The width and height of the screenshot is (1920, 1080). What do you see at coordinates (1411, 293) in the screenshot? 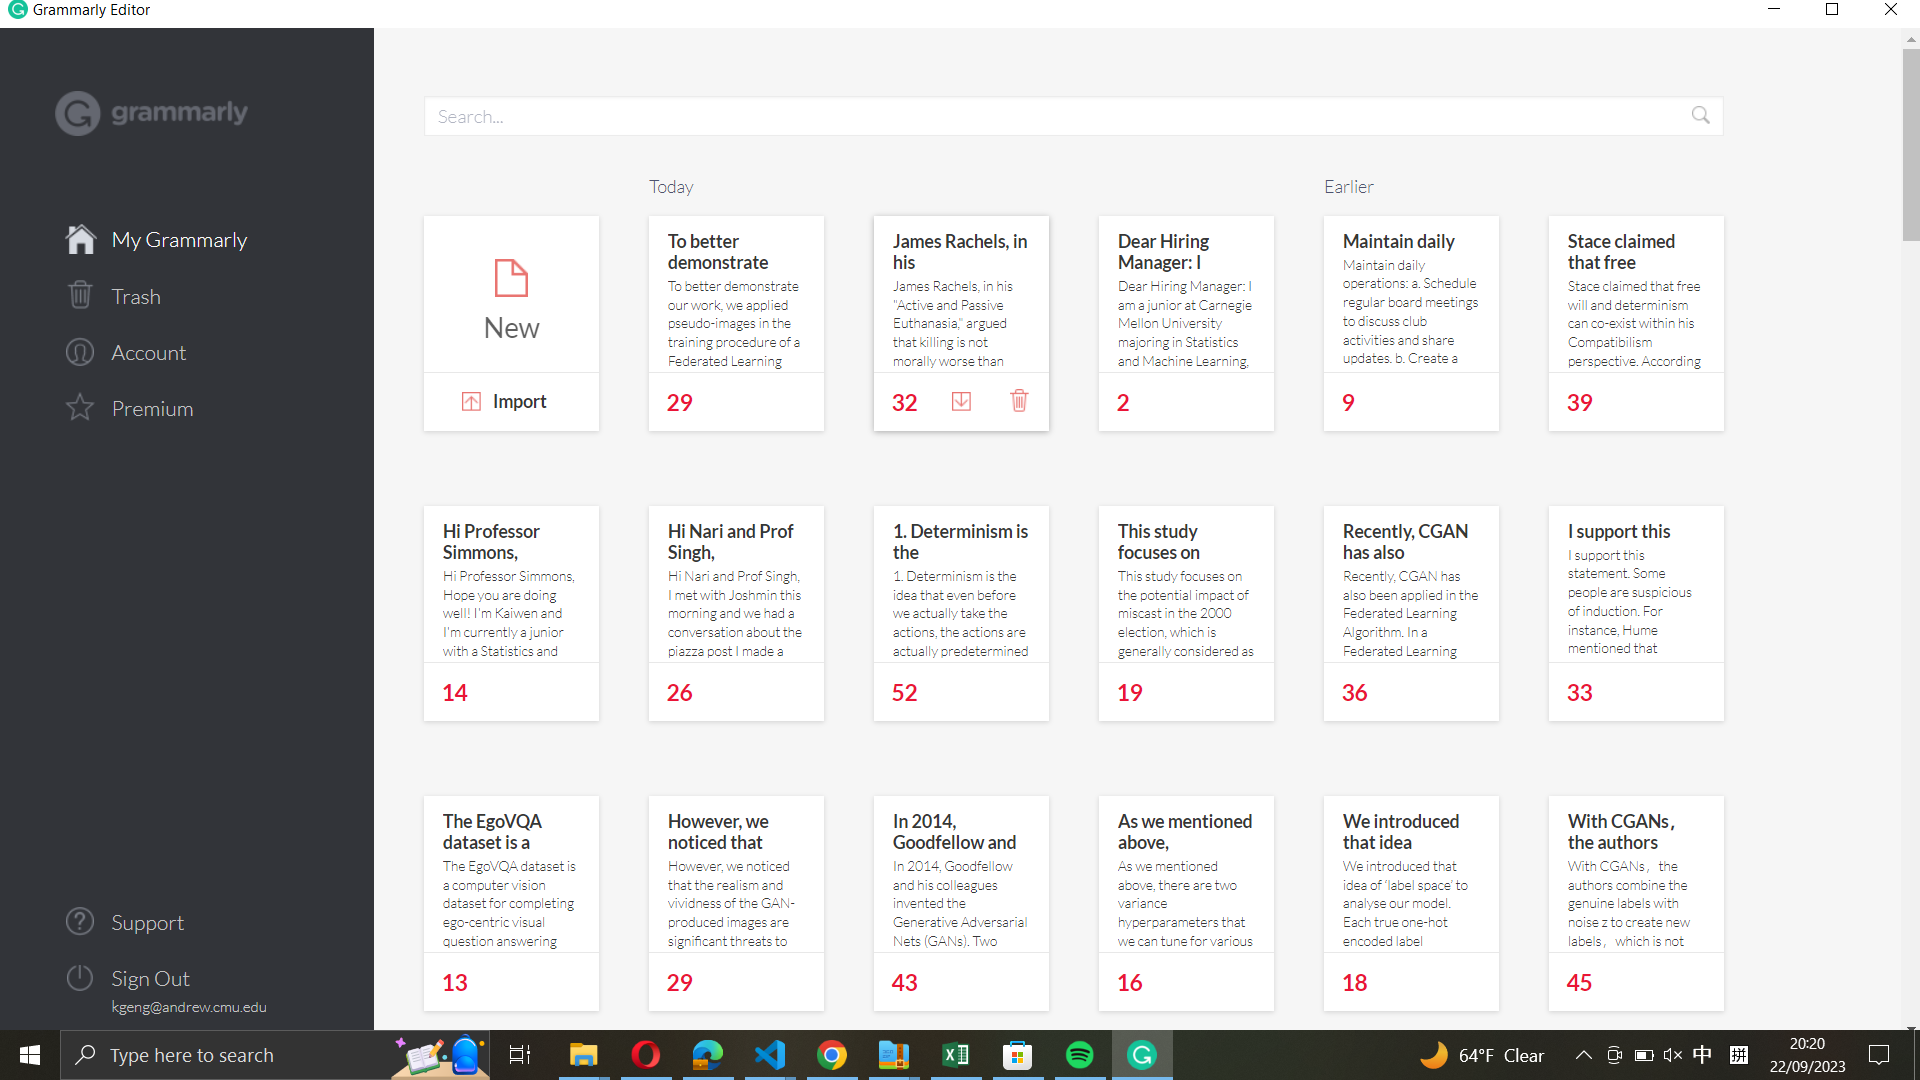
I see `a note for keeping daily records of first note earlier` at bounding box center [1411, 293].